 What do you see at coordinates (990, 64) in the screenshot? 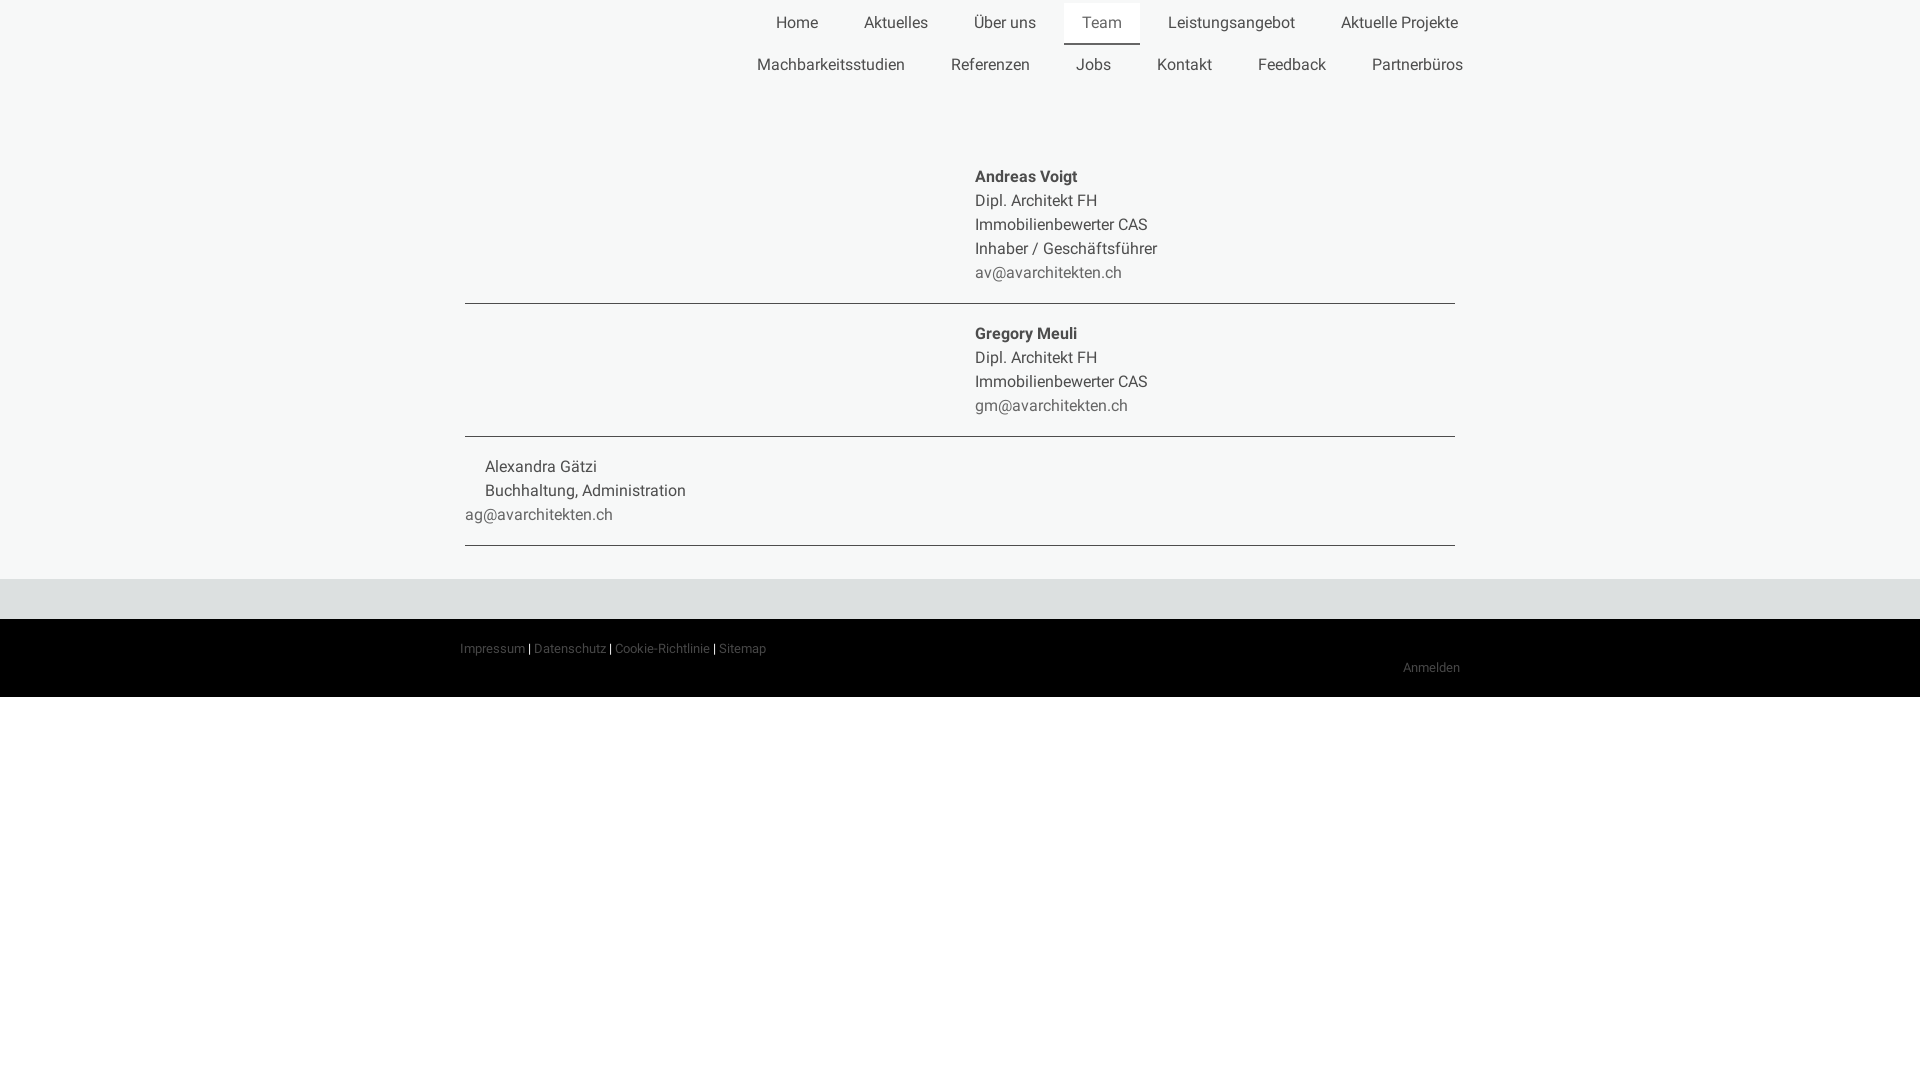
I see `'Referenzen'` at bounding box center [990, 64].